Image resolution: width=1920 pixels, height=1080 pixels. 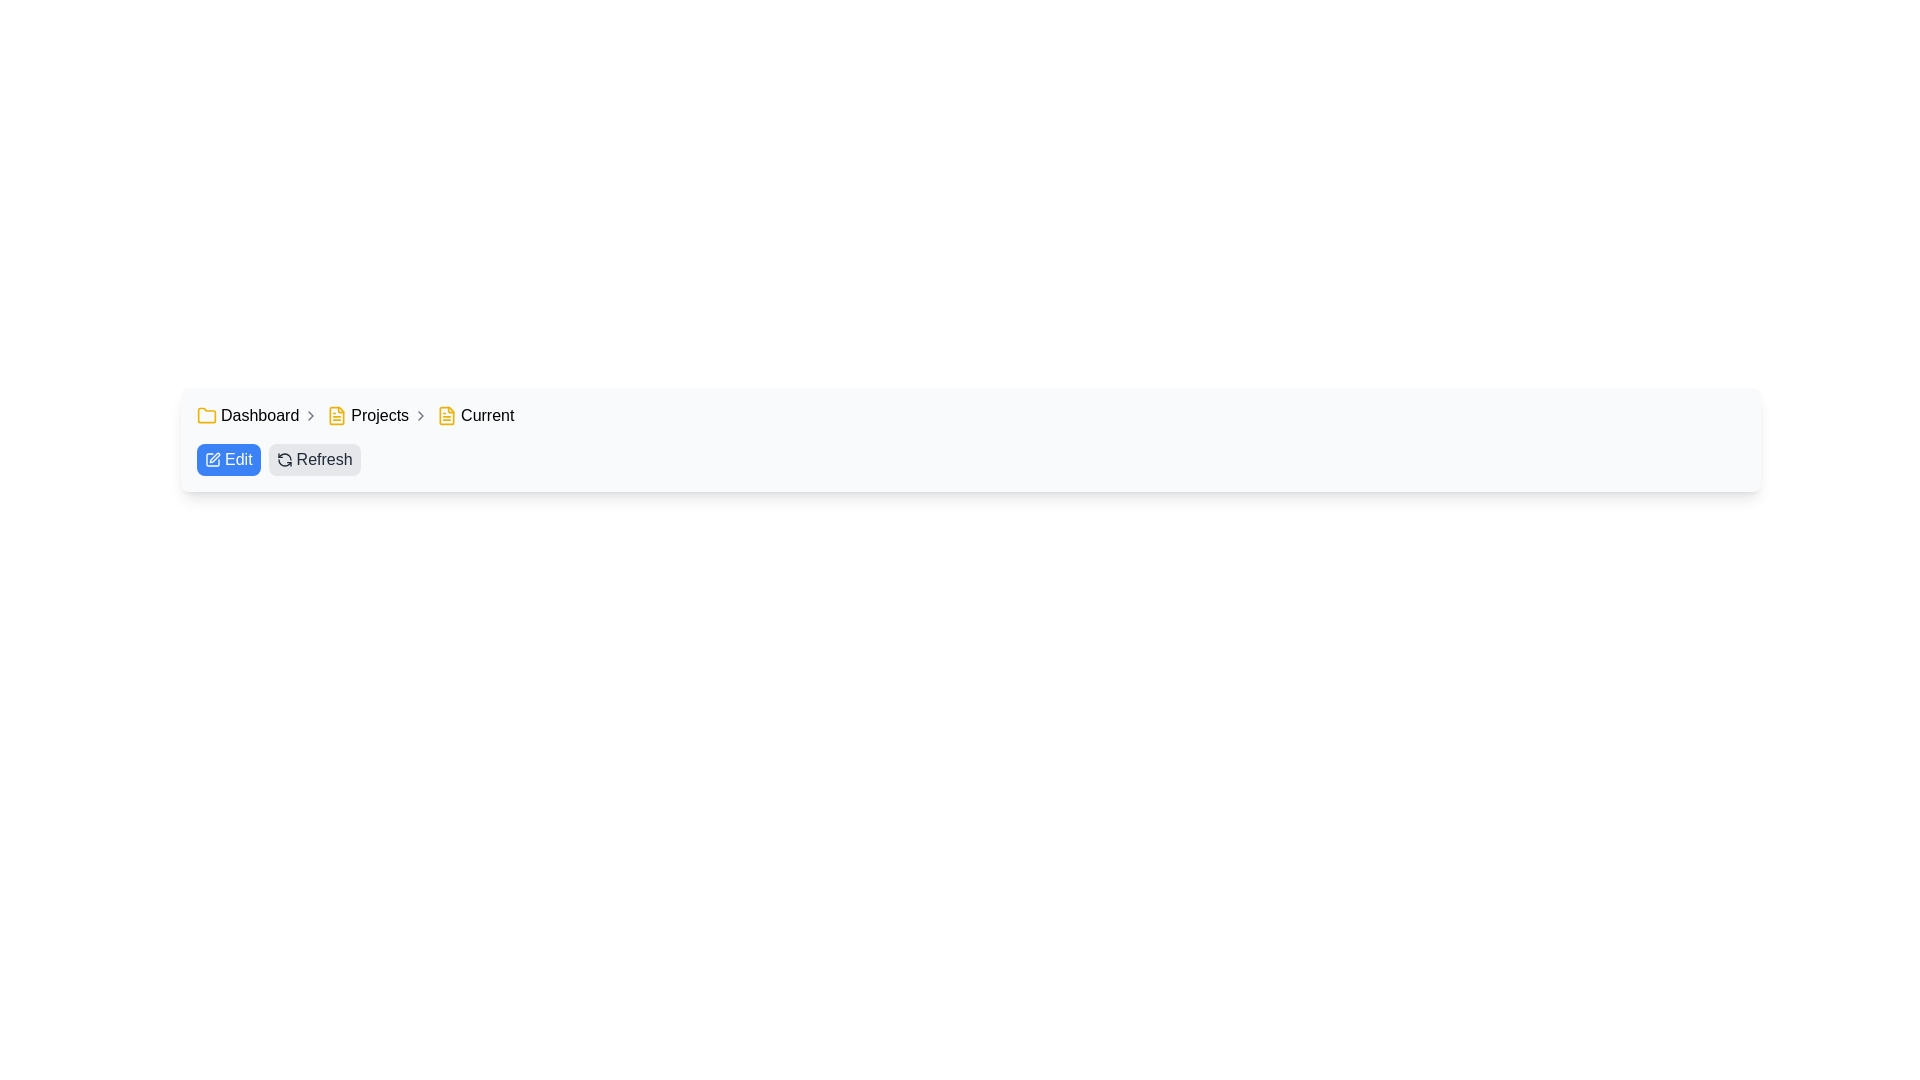 What do you see at coordinates (487, 415) in the screenshot?
I see `the static text label indicating the current page in the breadcrumb navigation bar, positioned to the right of the file icon` at bounding box center [487, 415].